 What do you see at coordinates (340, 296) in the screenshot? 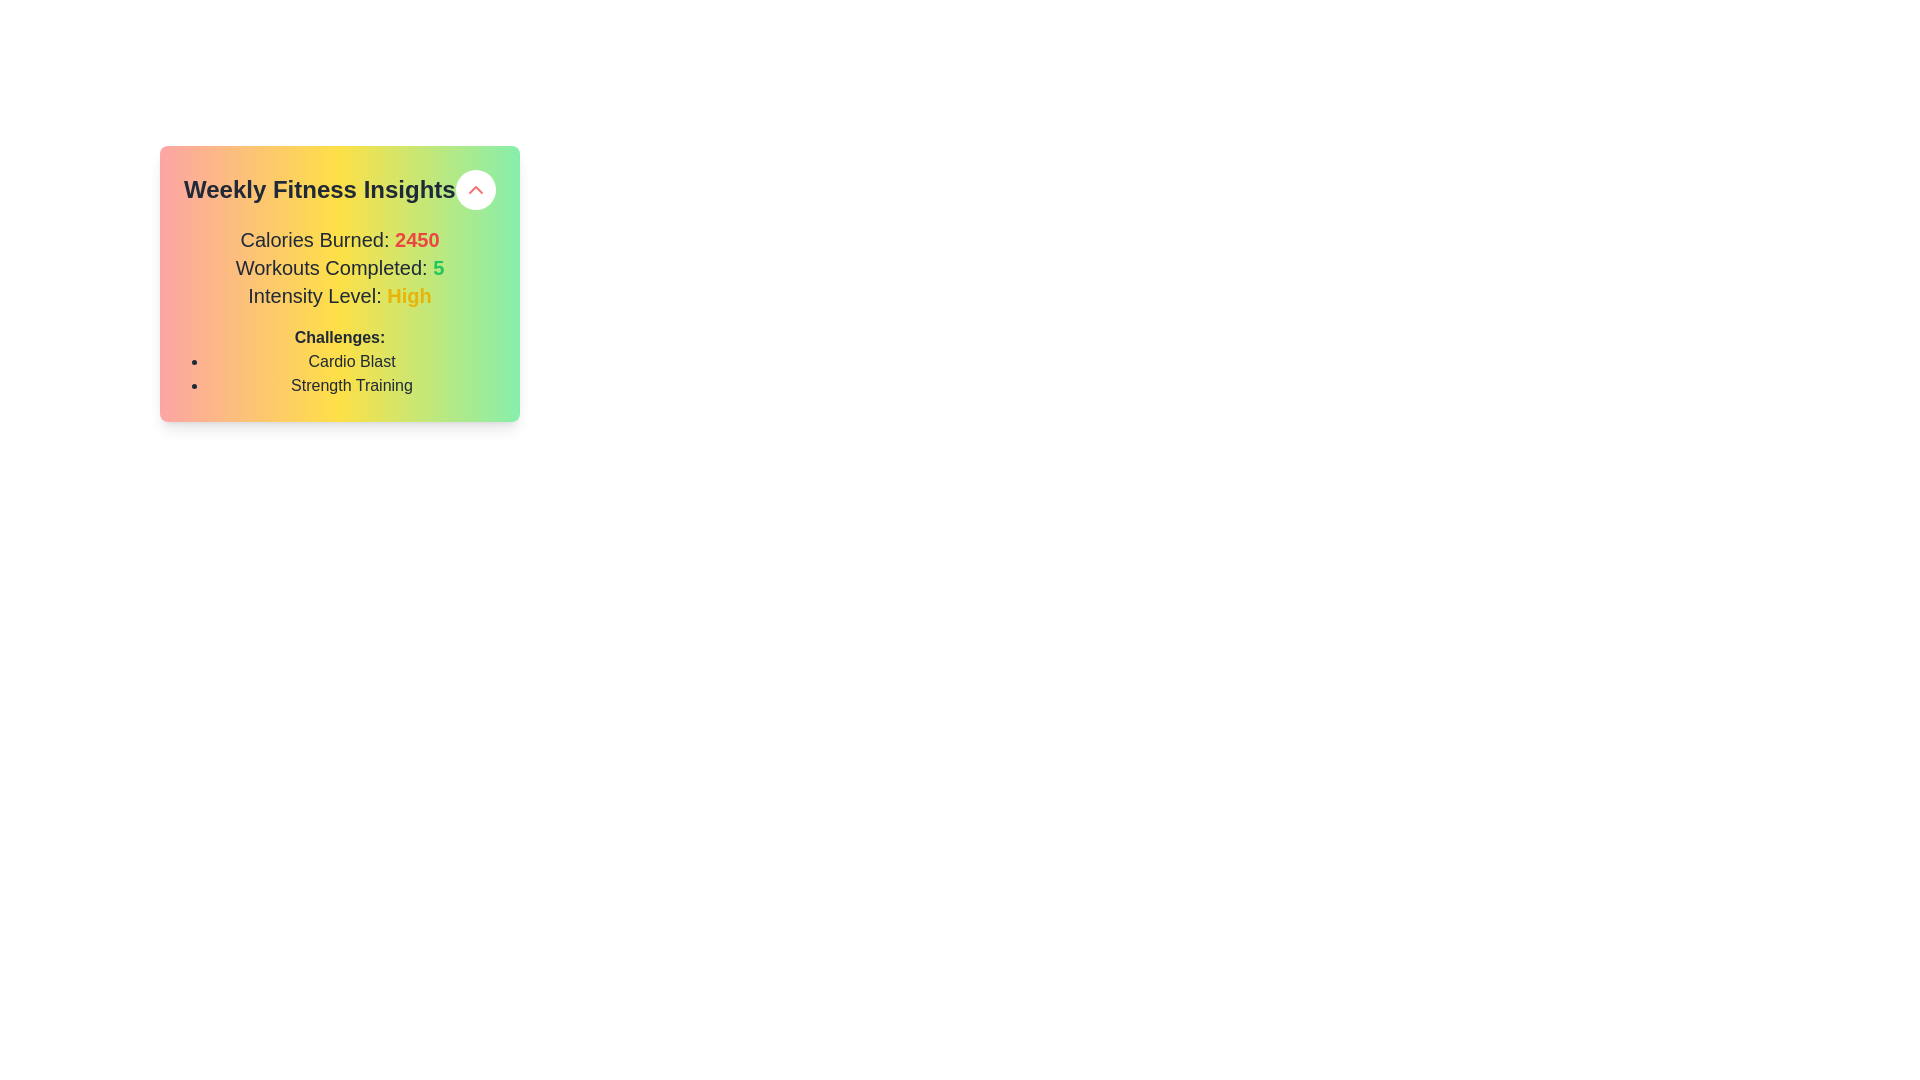
I see `the information displayed in the text snippet 'Intensity Level: High' located in the bottom-right section of the 'Weekly Fitness Insights' box` at bounding box center [340, 296].